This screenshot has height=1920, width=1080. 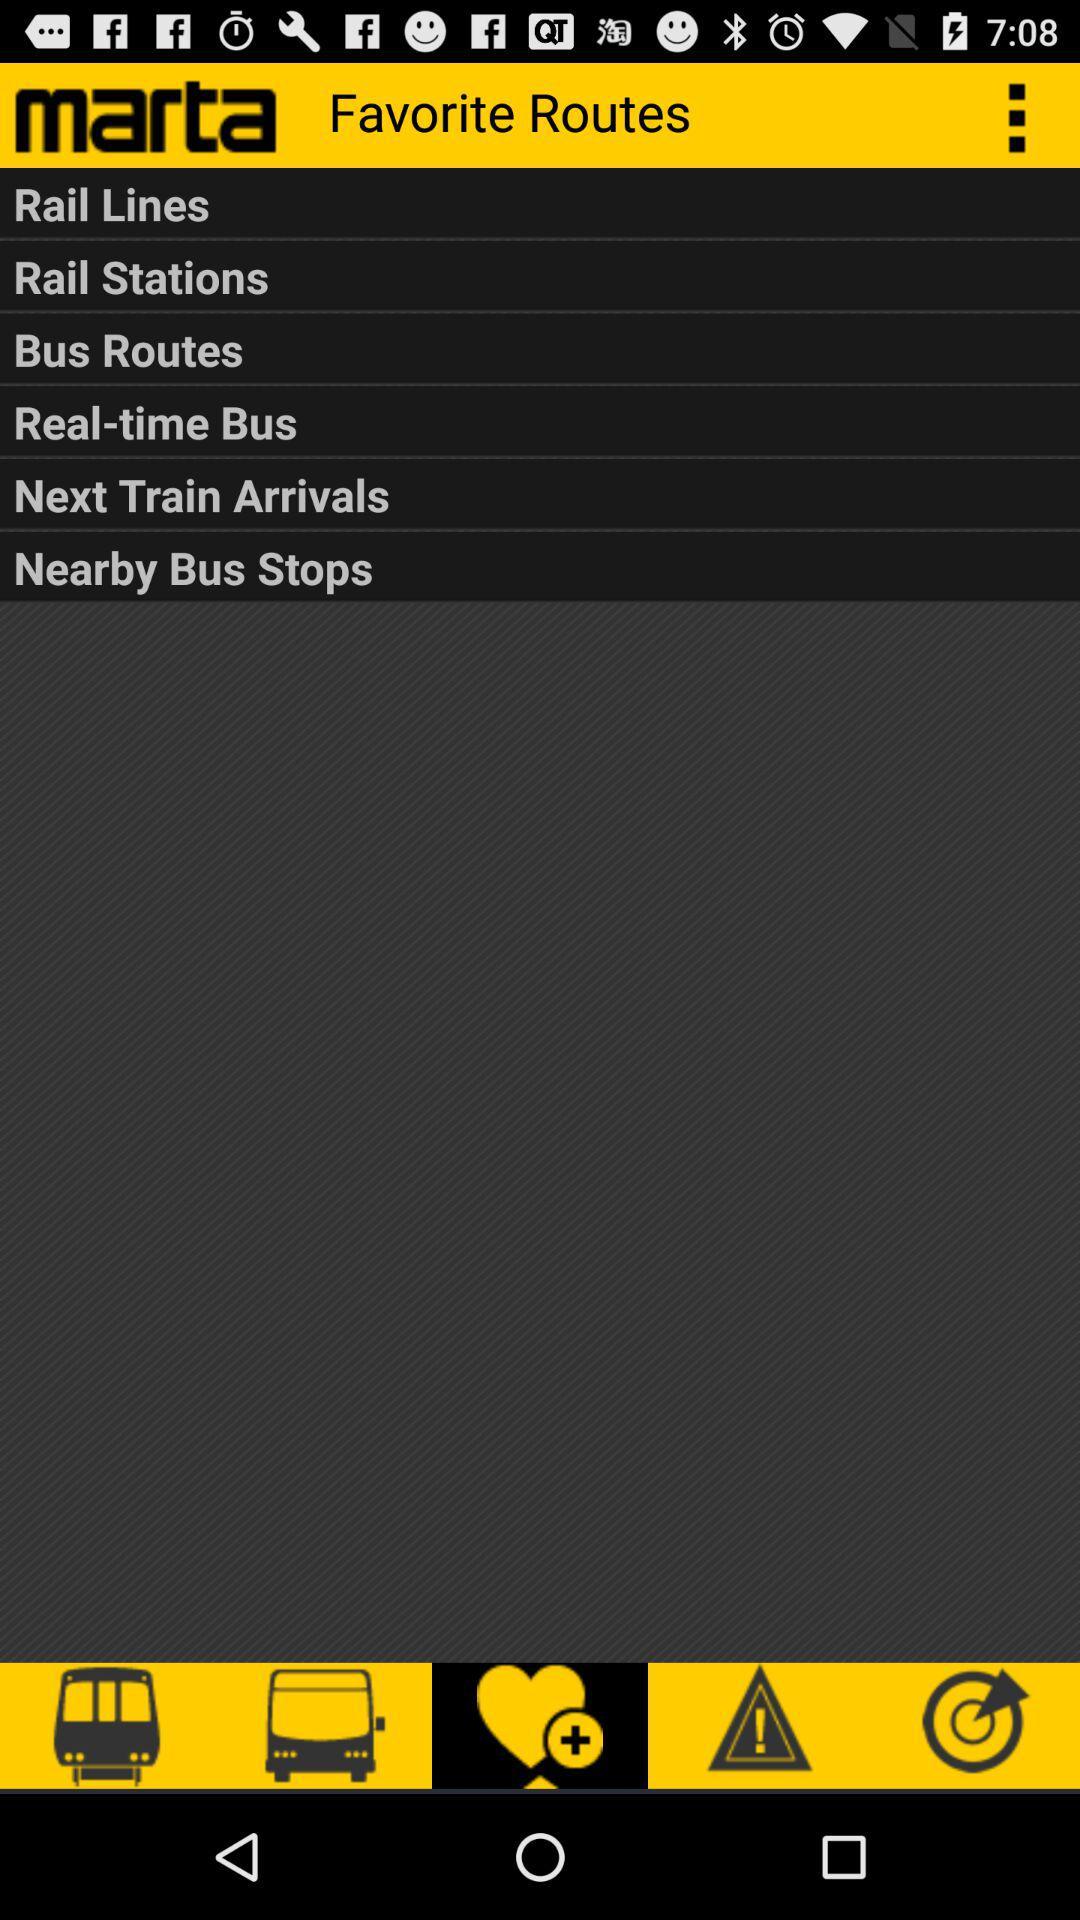 I want to click on the more icon, so click(x=1027, y=122).